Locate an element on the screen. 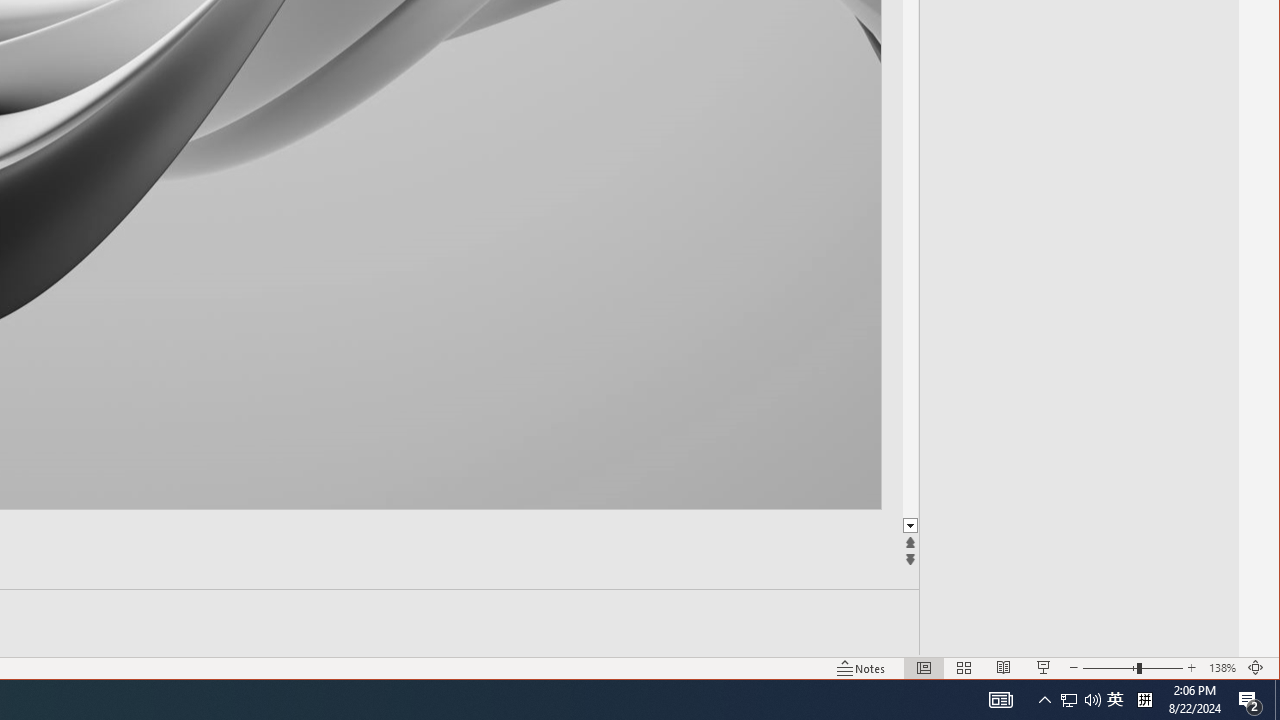 The width and height of the screenshot is (1280, 720). 'Reading View' is located at coordinates (1000, 698).